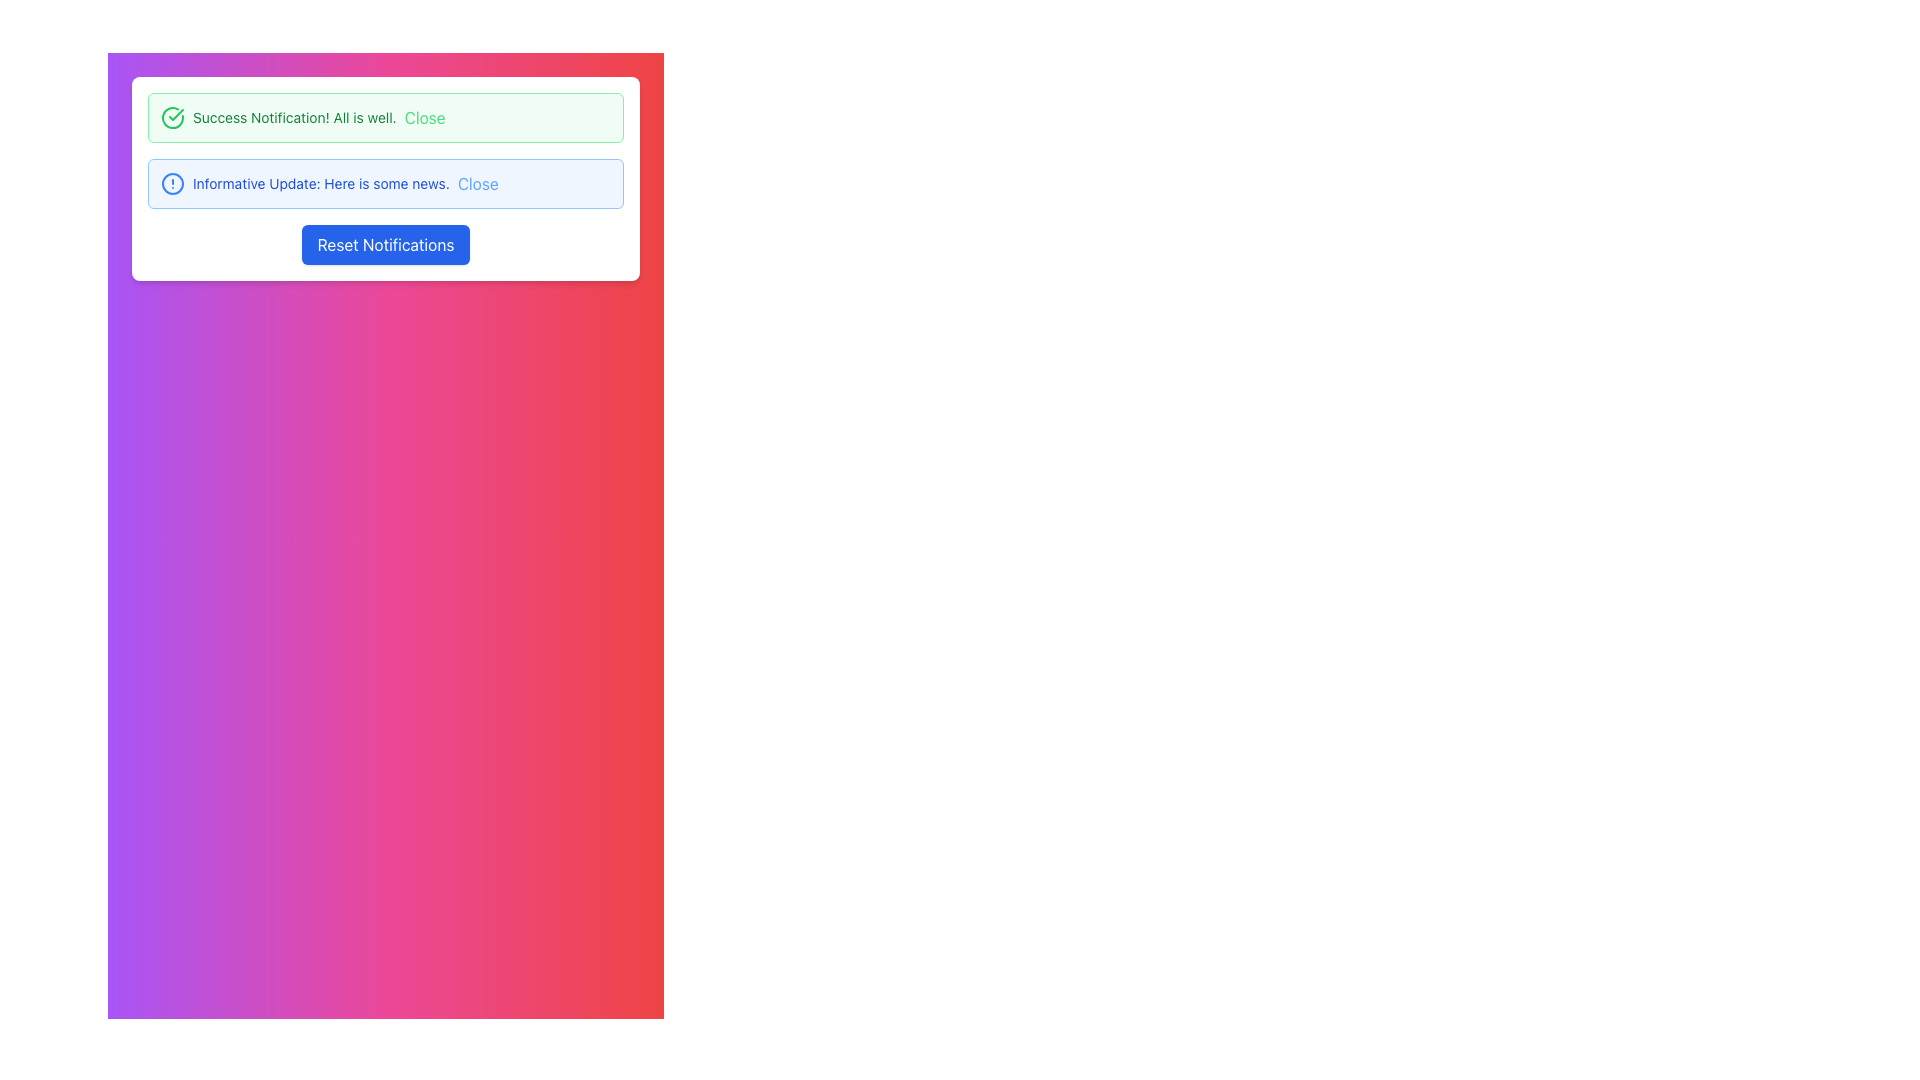  Describe the element at coordinates (172, 118) in the screenshot. I see `the success indicator icon located in the notification bar, to the left of the text 'Success Notification! All is well.'` at that location.